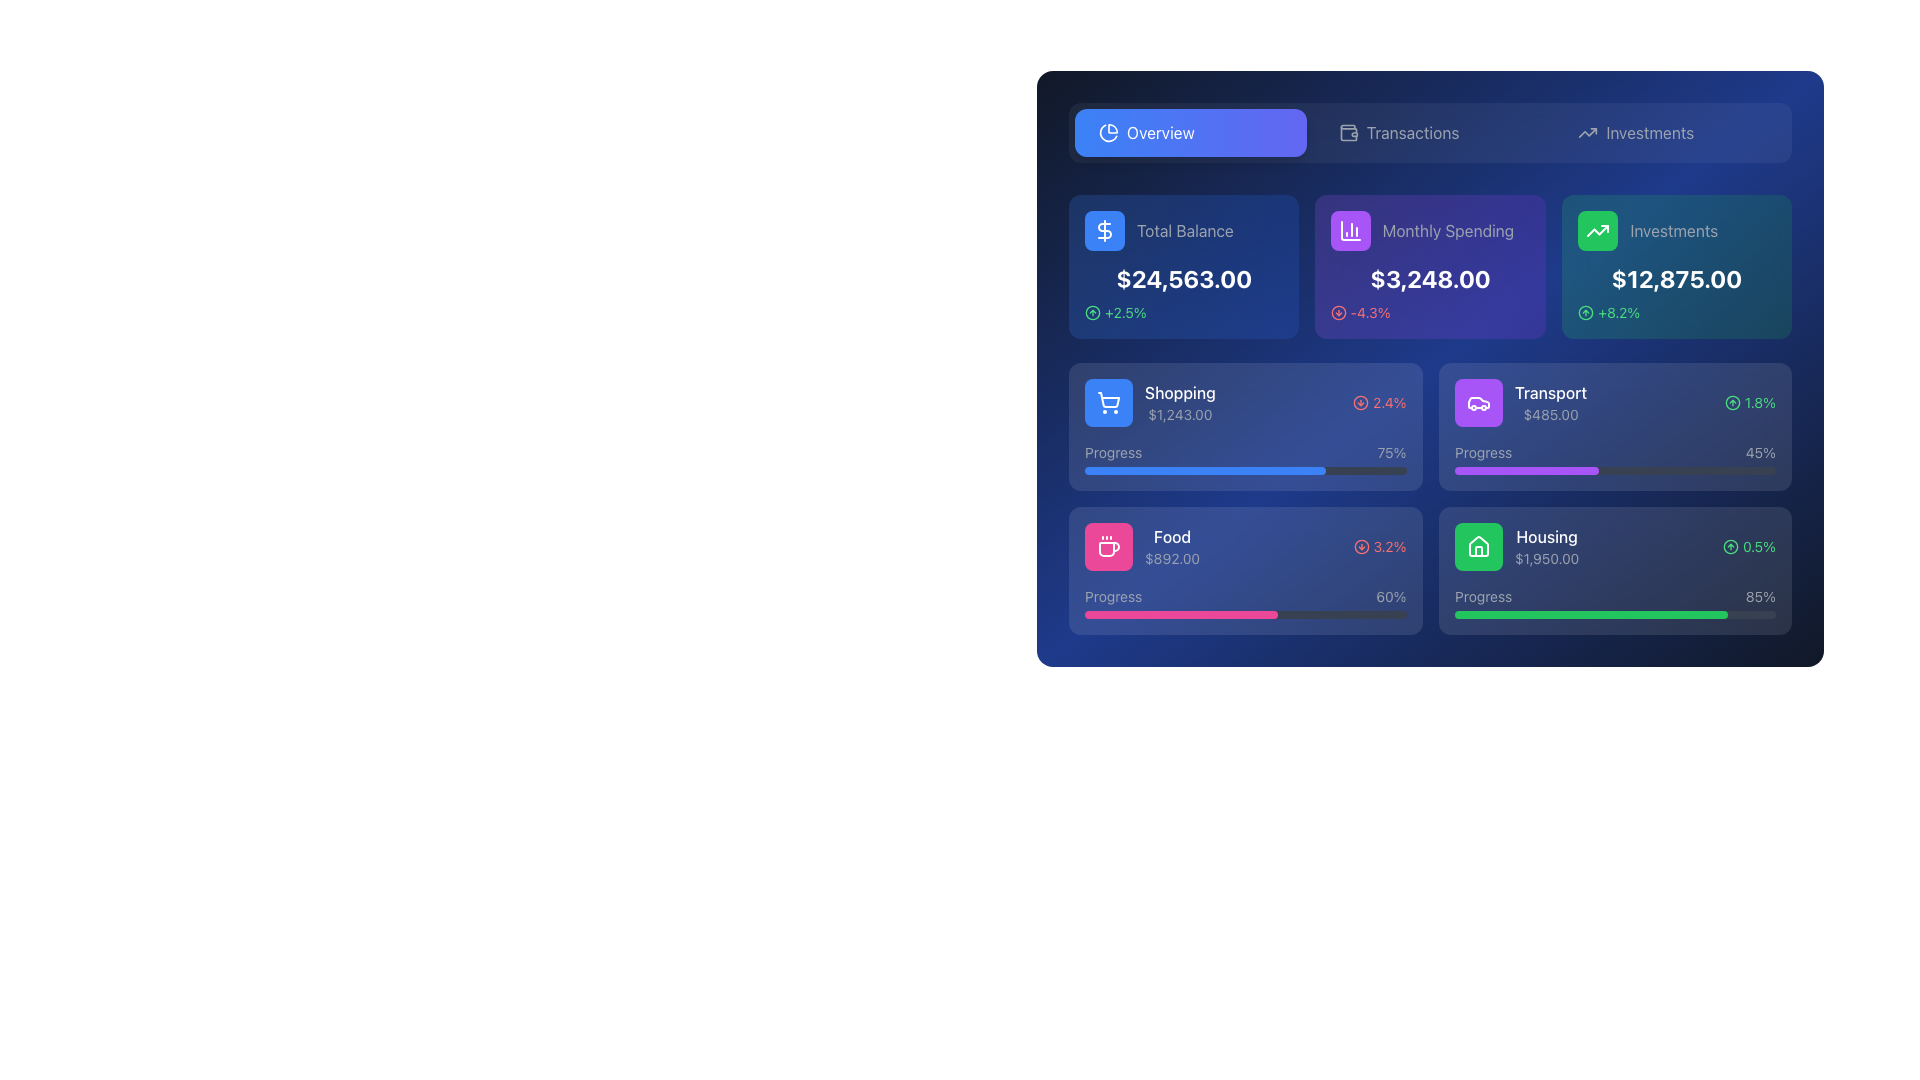 Image resolution: width=1920 pixels, height=1080 pixels. I want to click on monetary value displayed in the Text label showing '$1,950.00' located below the 'Housing' text in the bottom-right section of the UI, so click(1545, 559).